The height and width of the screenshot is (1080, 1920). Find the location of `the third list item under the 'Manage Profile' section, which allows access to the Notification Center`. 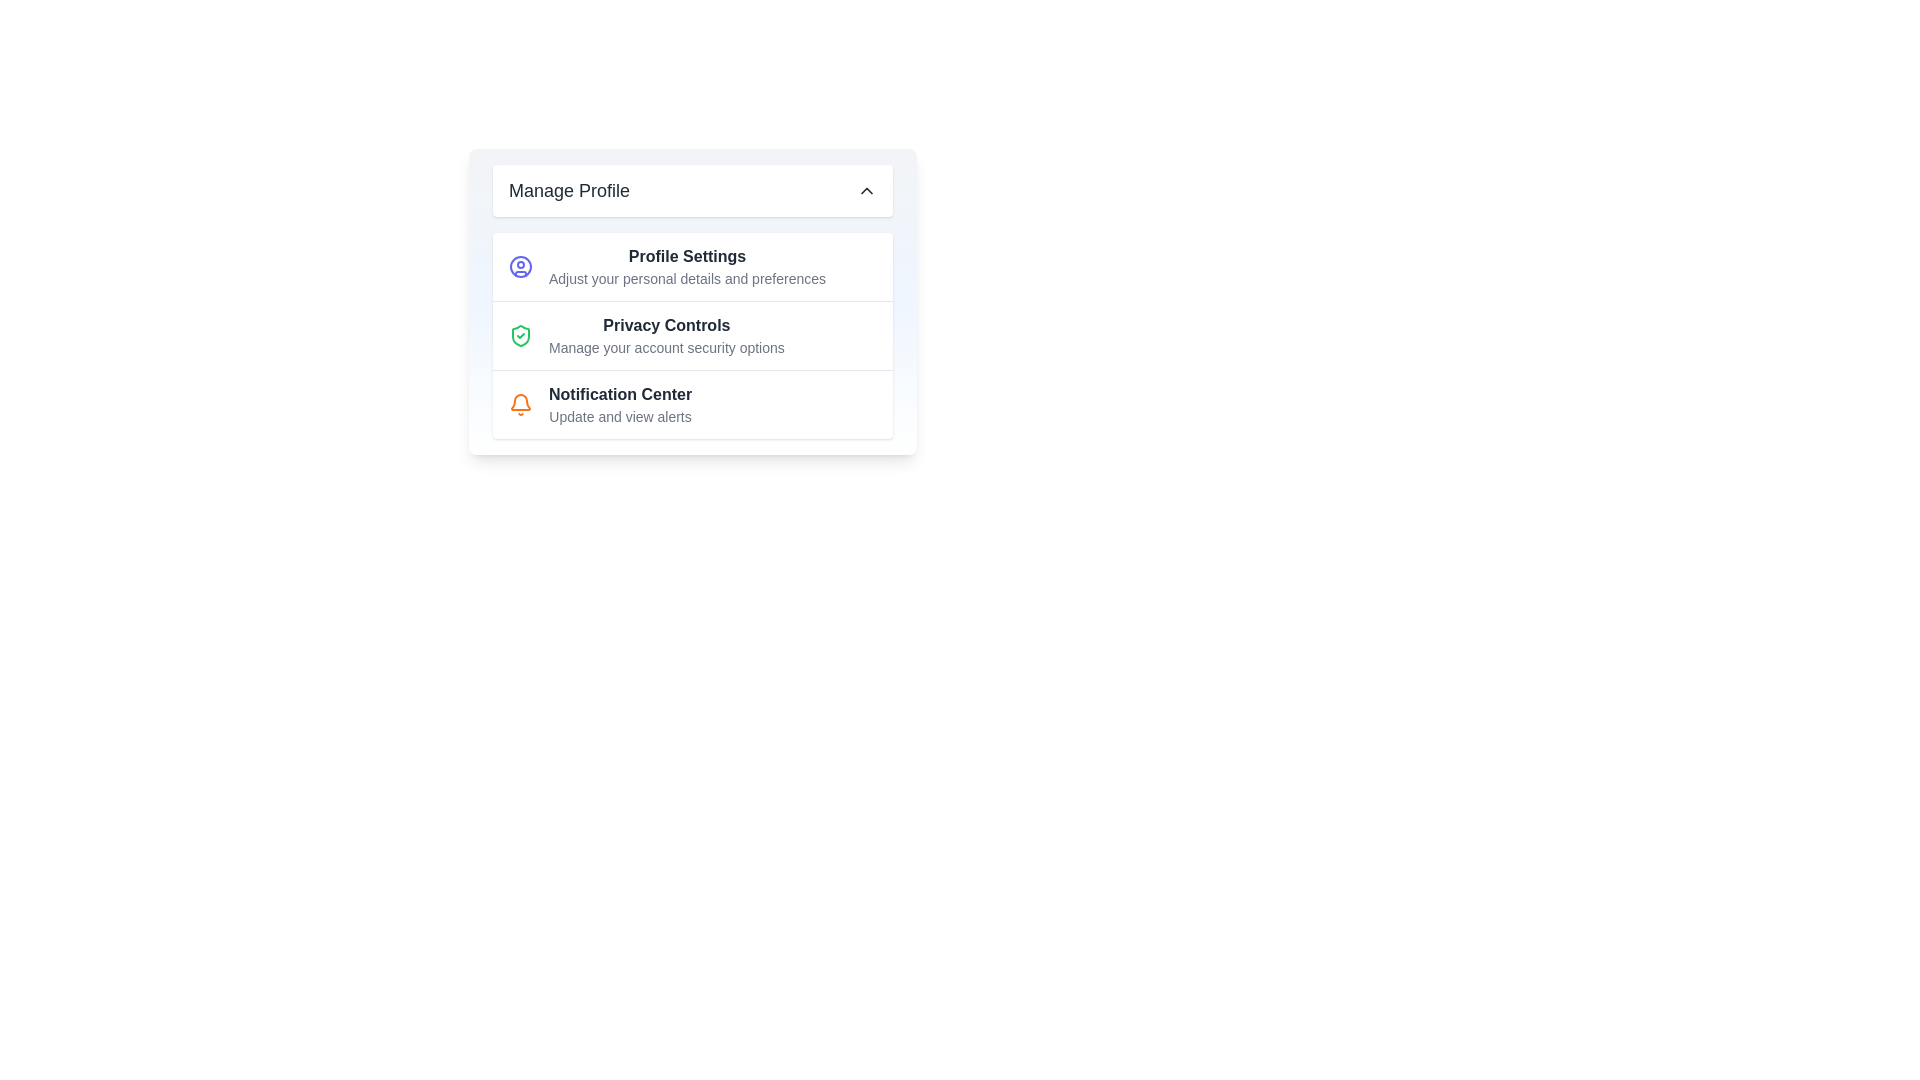

the third list item under the 'Manage Profile' section, which allows access to the Notification Center is located at coordinates (692, 404).